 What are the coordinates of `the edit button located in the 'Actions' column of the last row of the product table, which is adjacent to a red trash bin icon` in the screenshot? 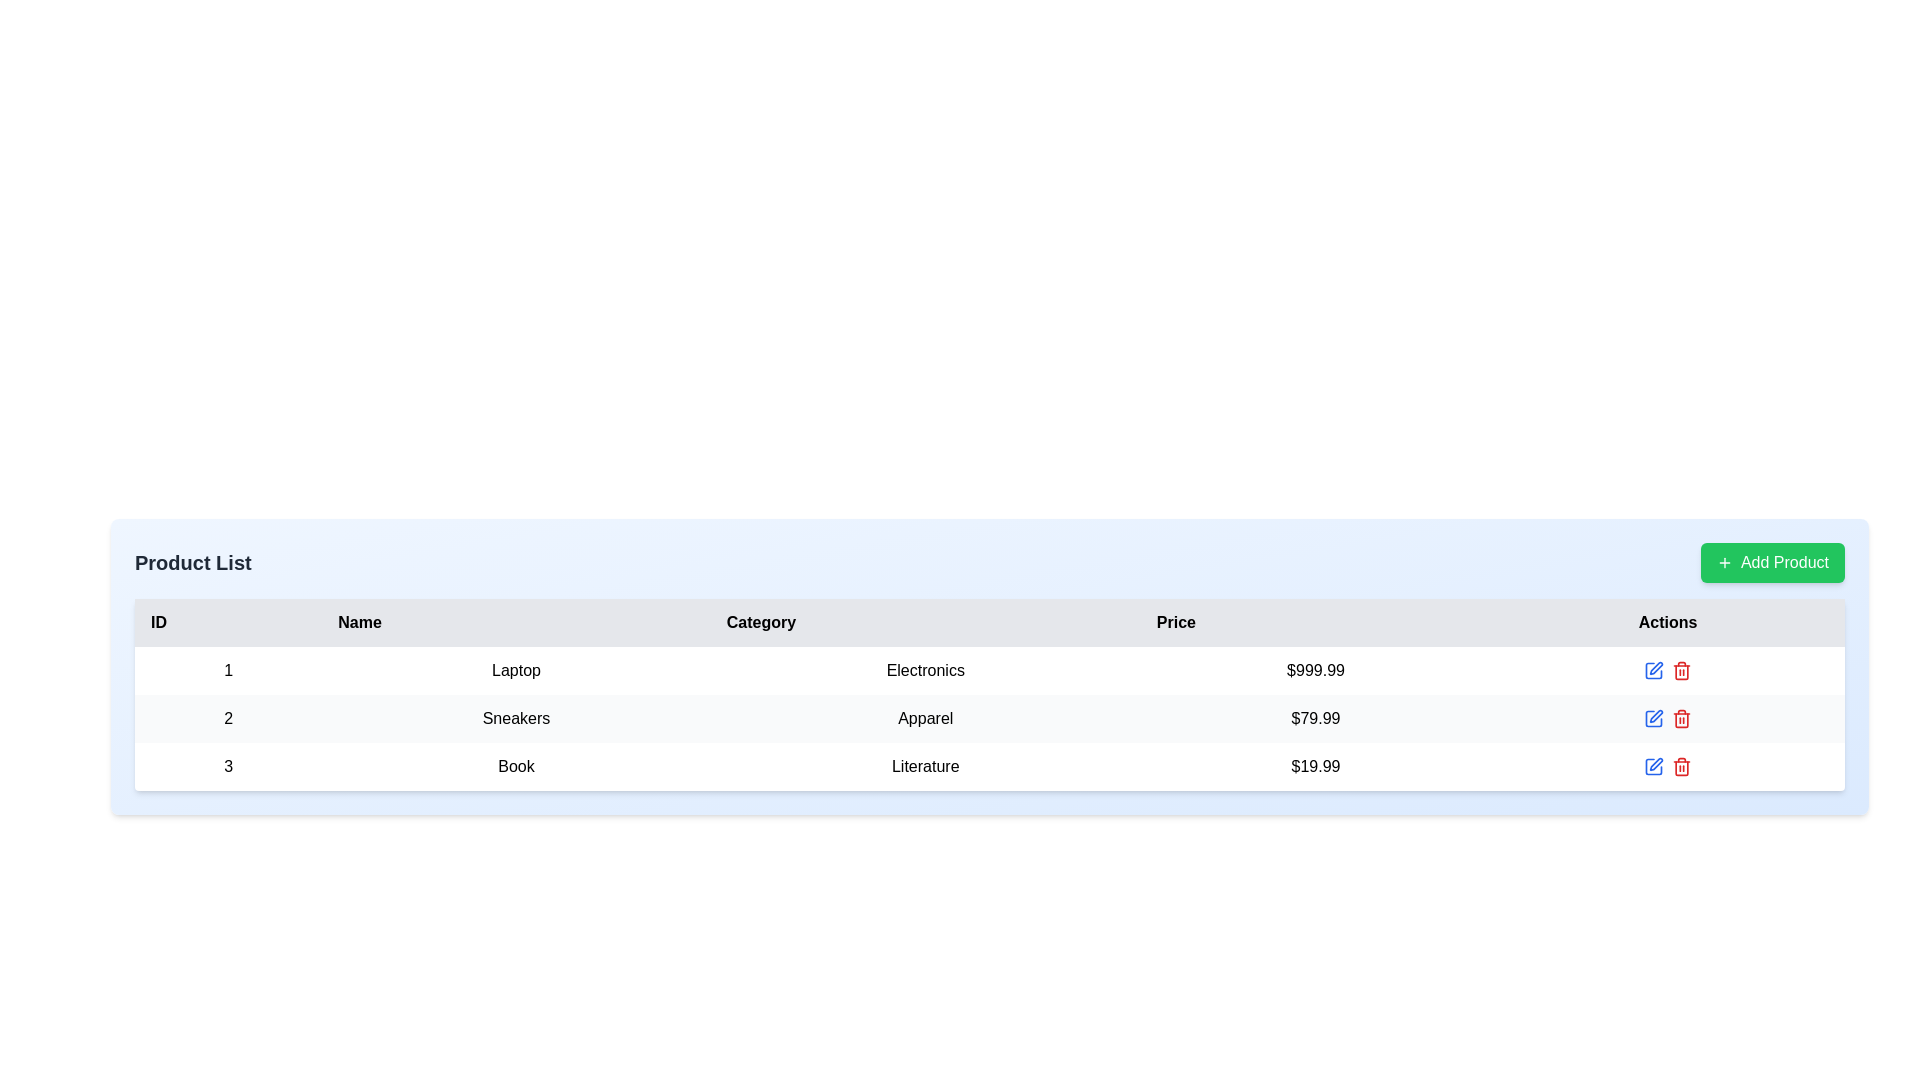 It's located at (1654, 766).